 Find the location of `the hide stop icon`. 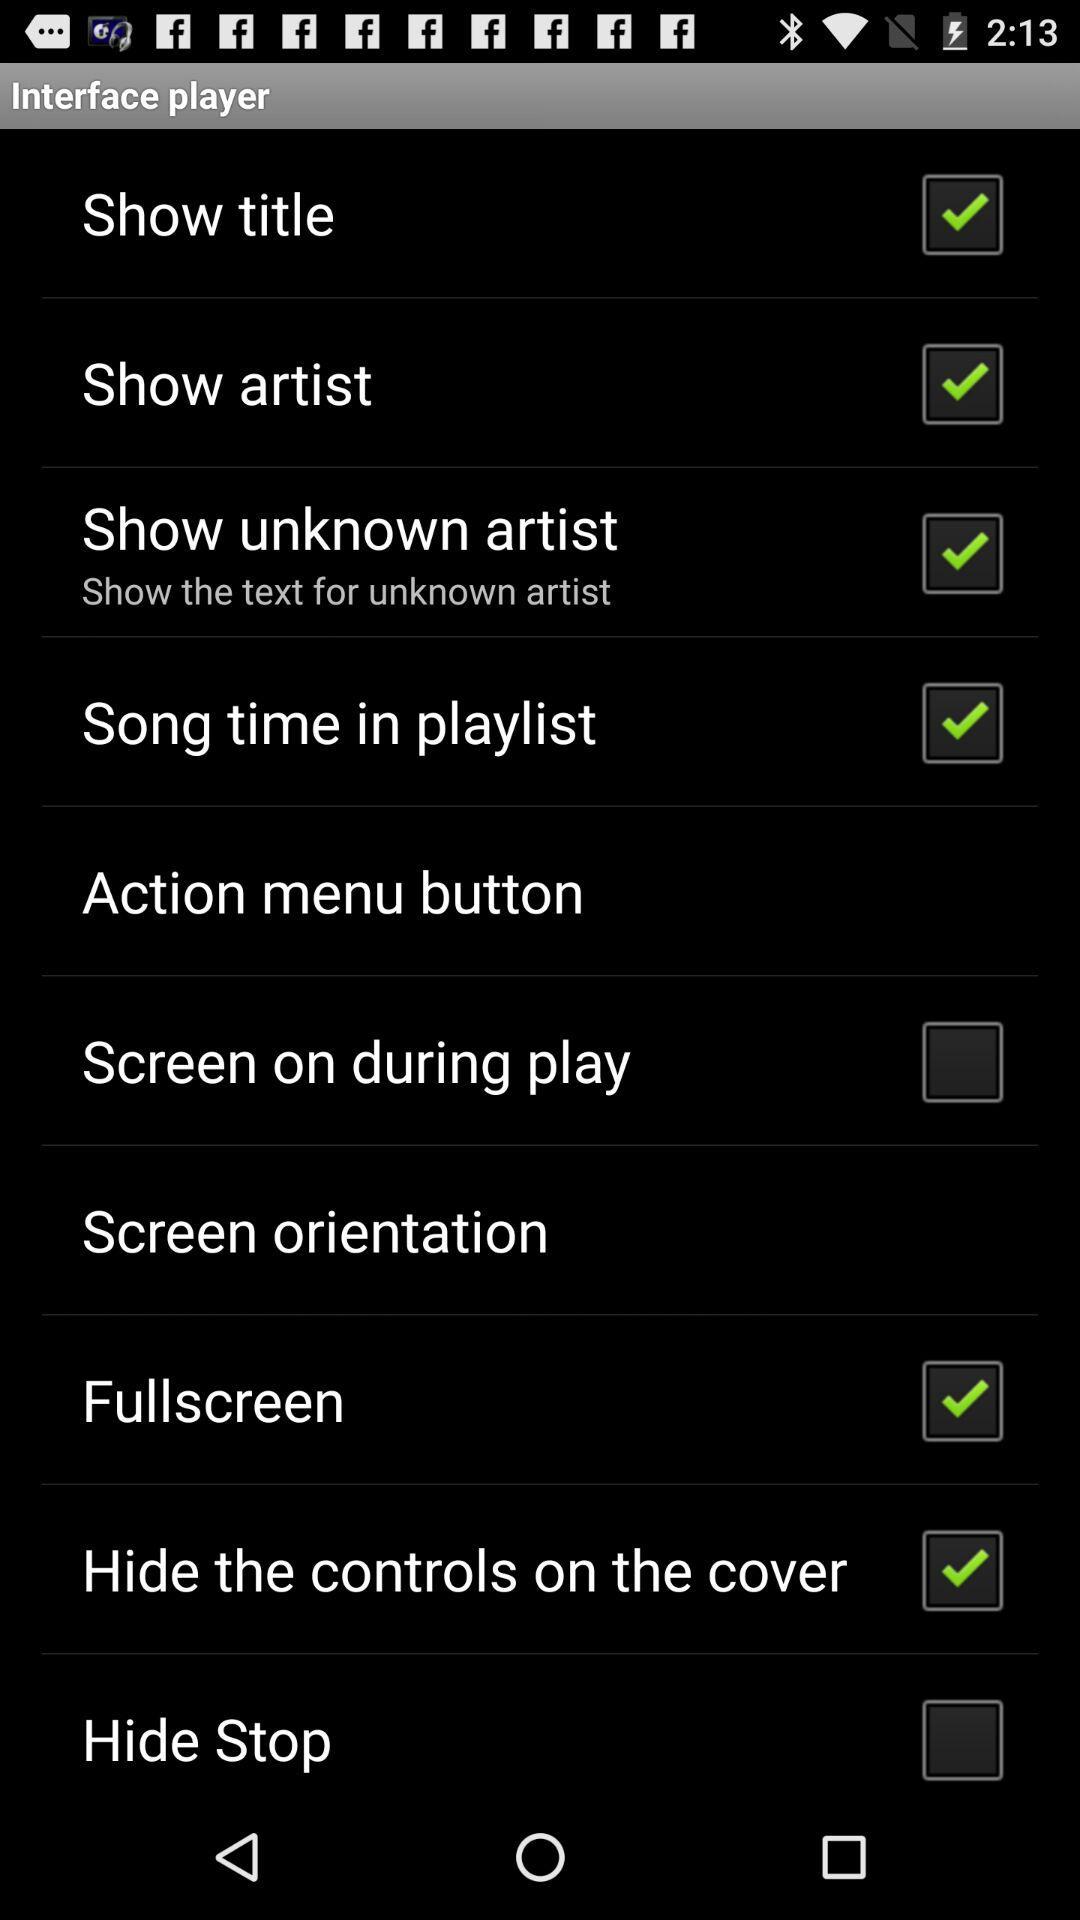

the hide stop icon is located at coordinates (207, 1737).